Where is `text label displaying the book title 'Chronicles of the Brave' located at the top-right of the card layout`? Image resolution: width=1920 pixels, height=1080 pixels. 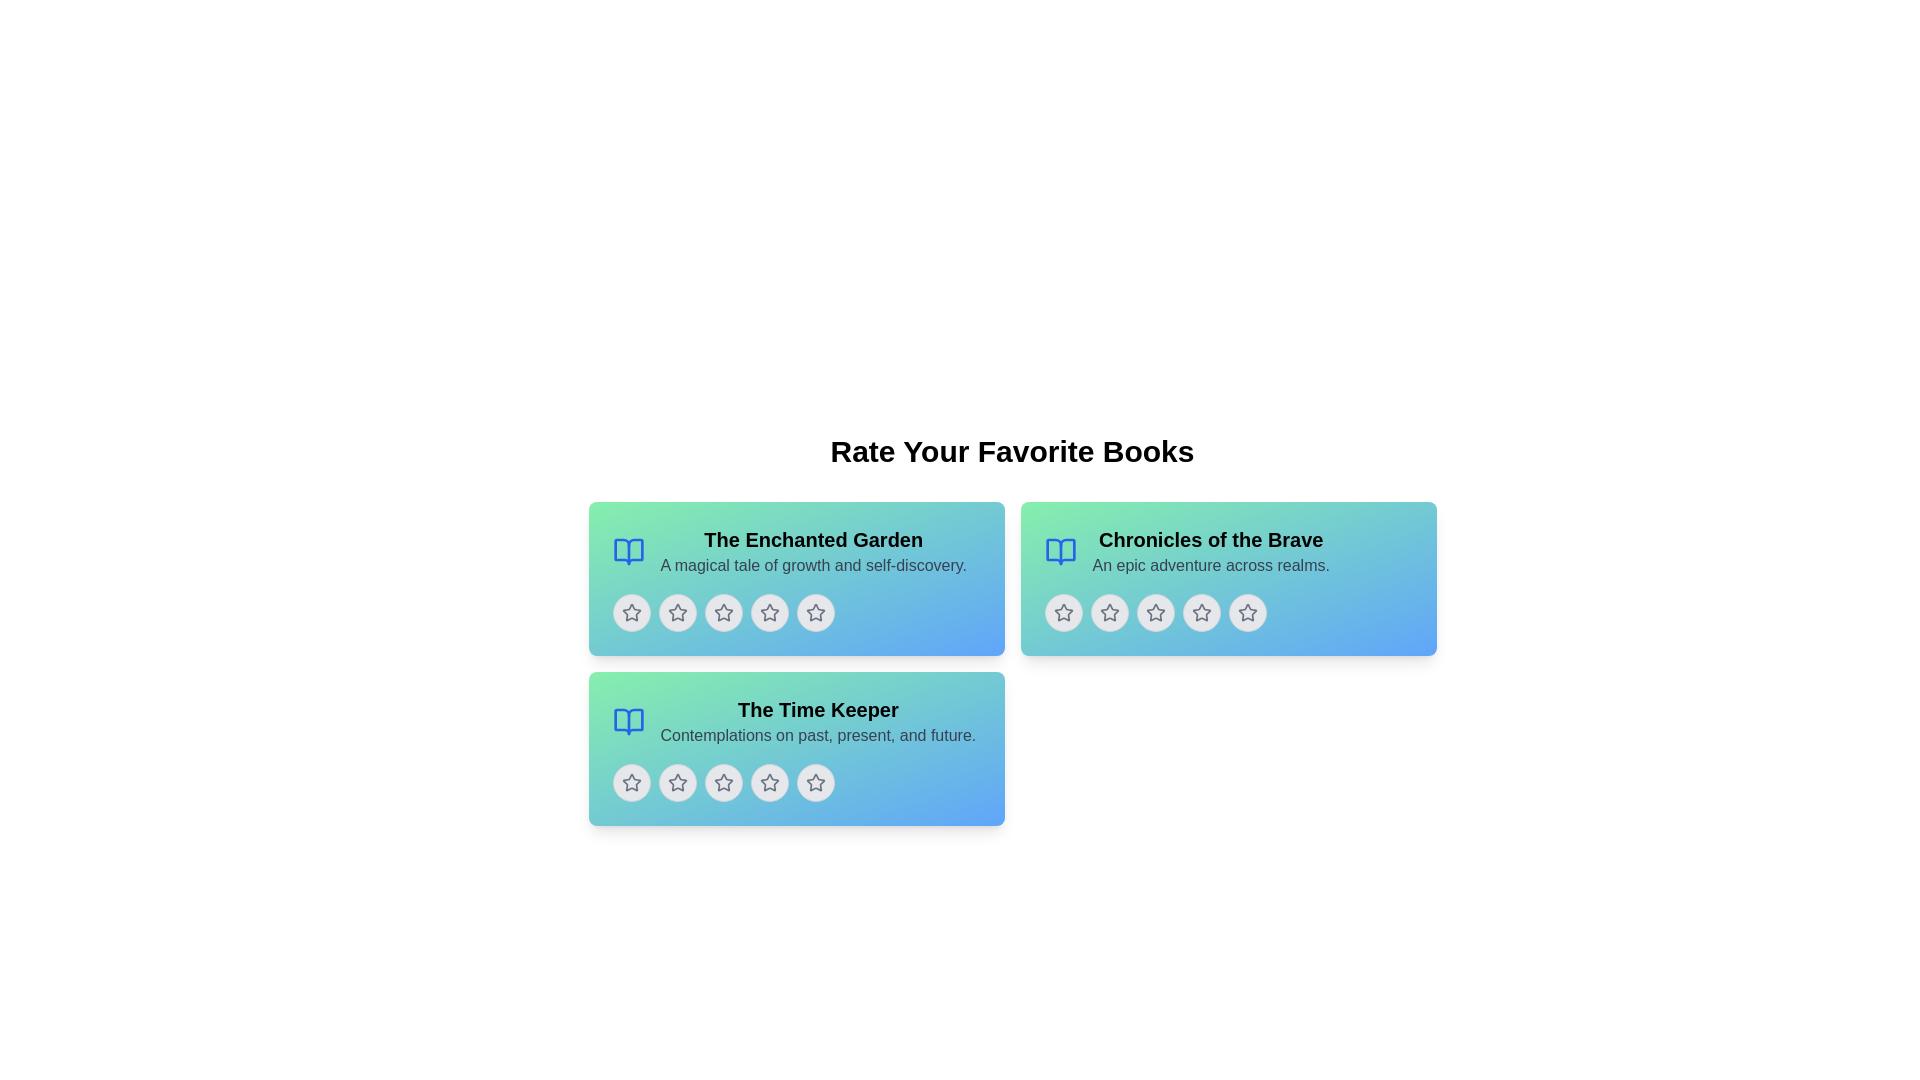
text label displaying the book title 'Chronicles of the Brave' located at the top-right of the card layout is located at coordinates (1210, 540).